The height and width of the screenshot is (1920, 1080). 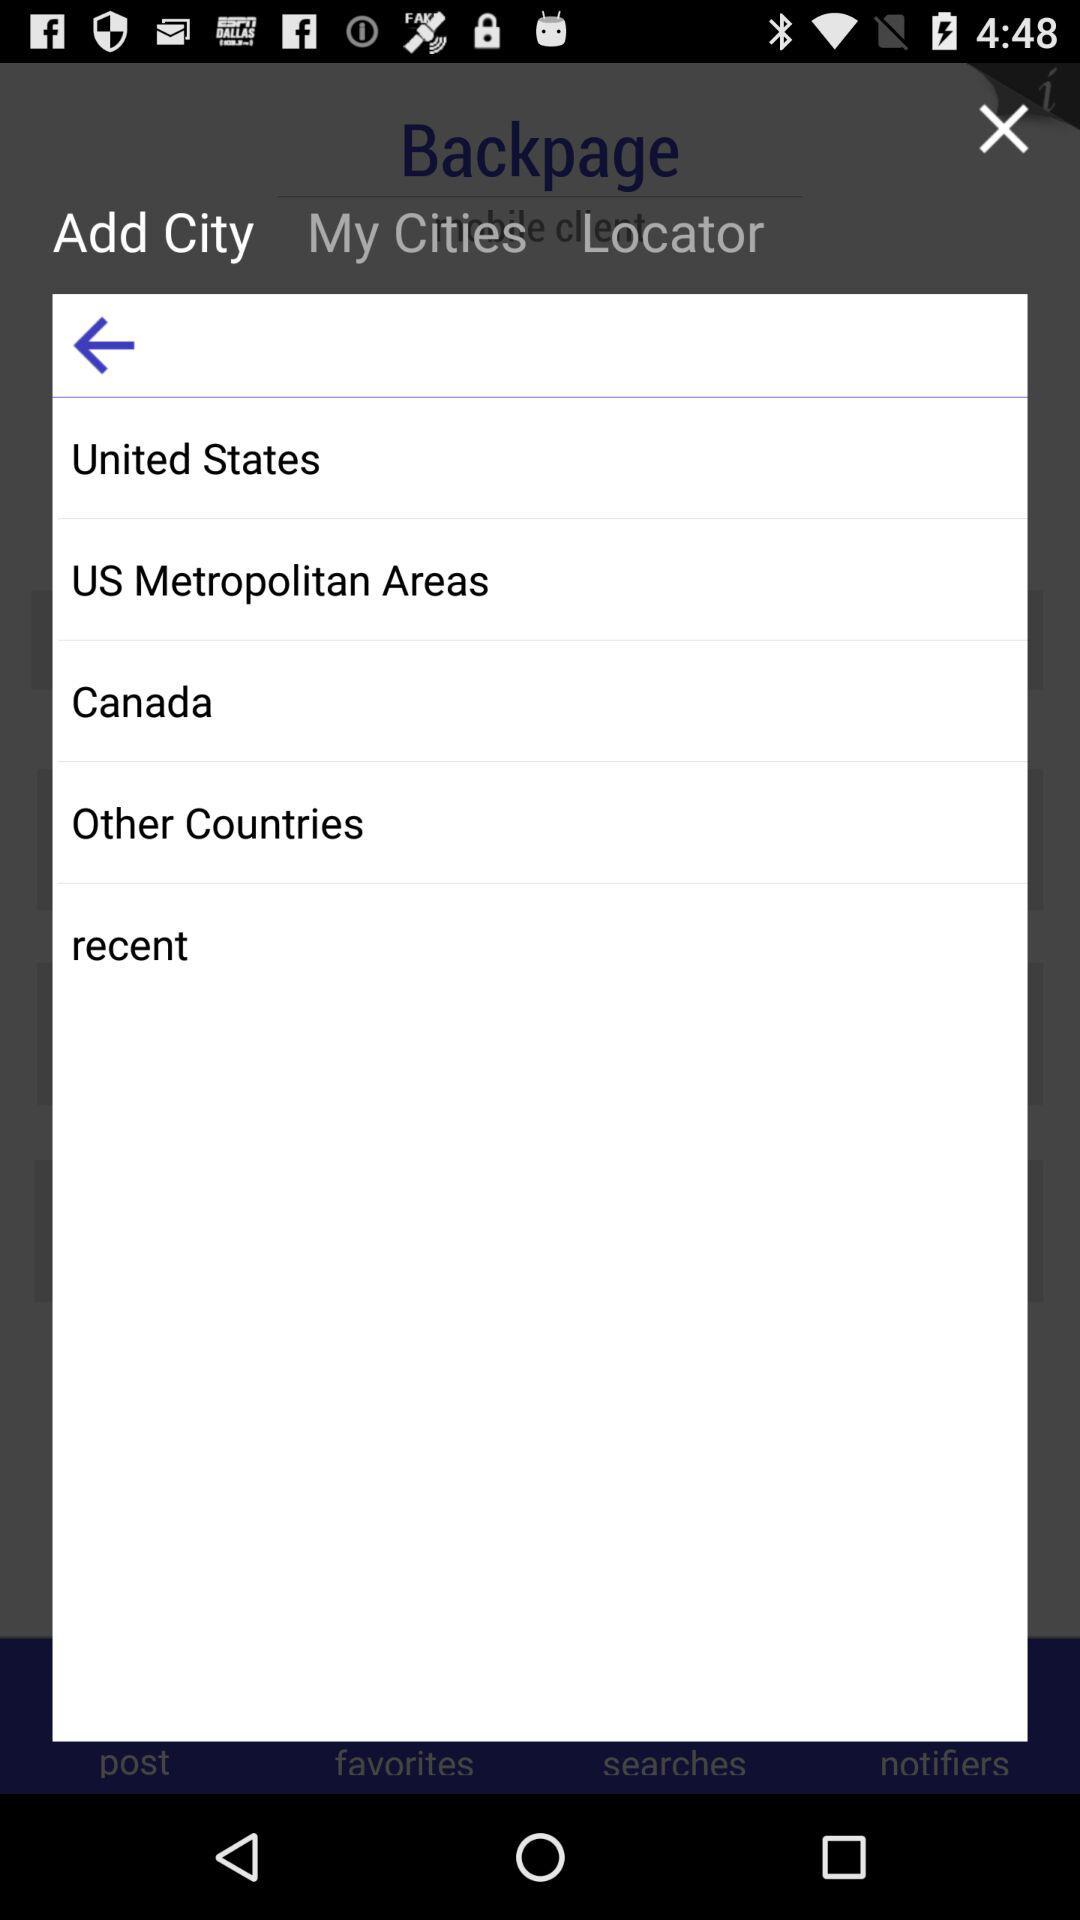 What do you see at coordinates (416, 230) in the screenshot?
I see `the button to the right of add city item` at bounding box center [416, 230].